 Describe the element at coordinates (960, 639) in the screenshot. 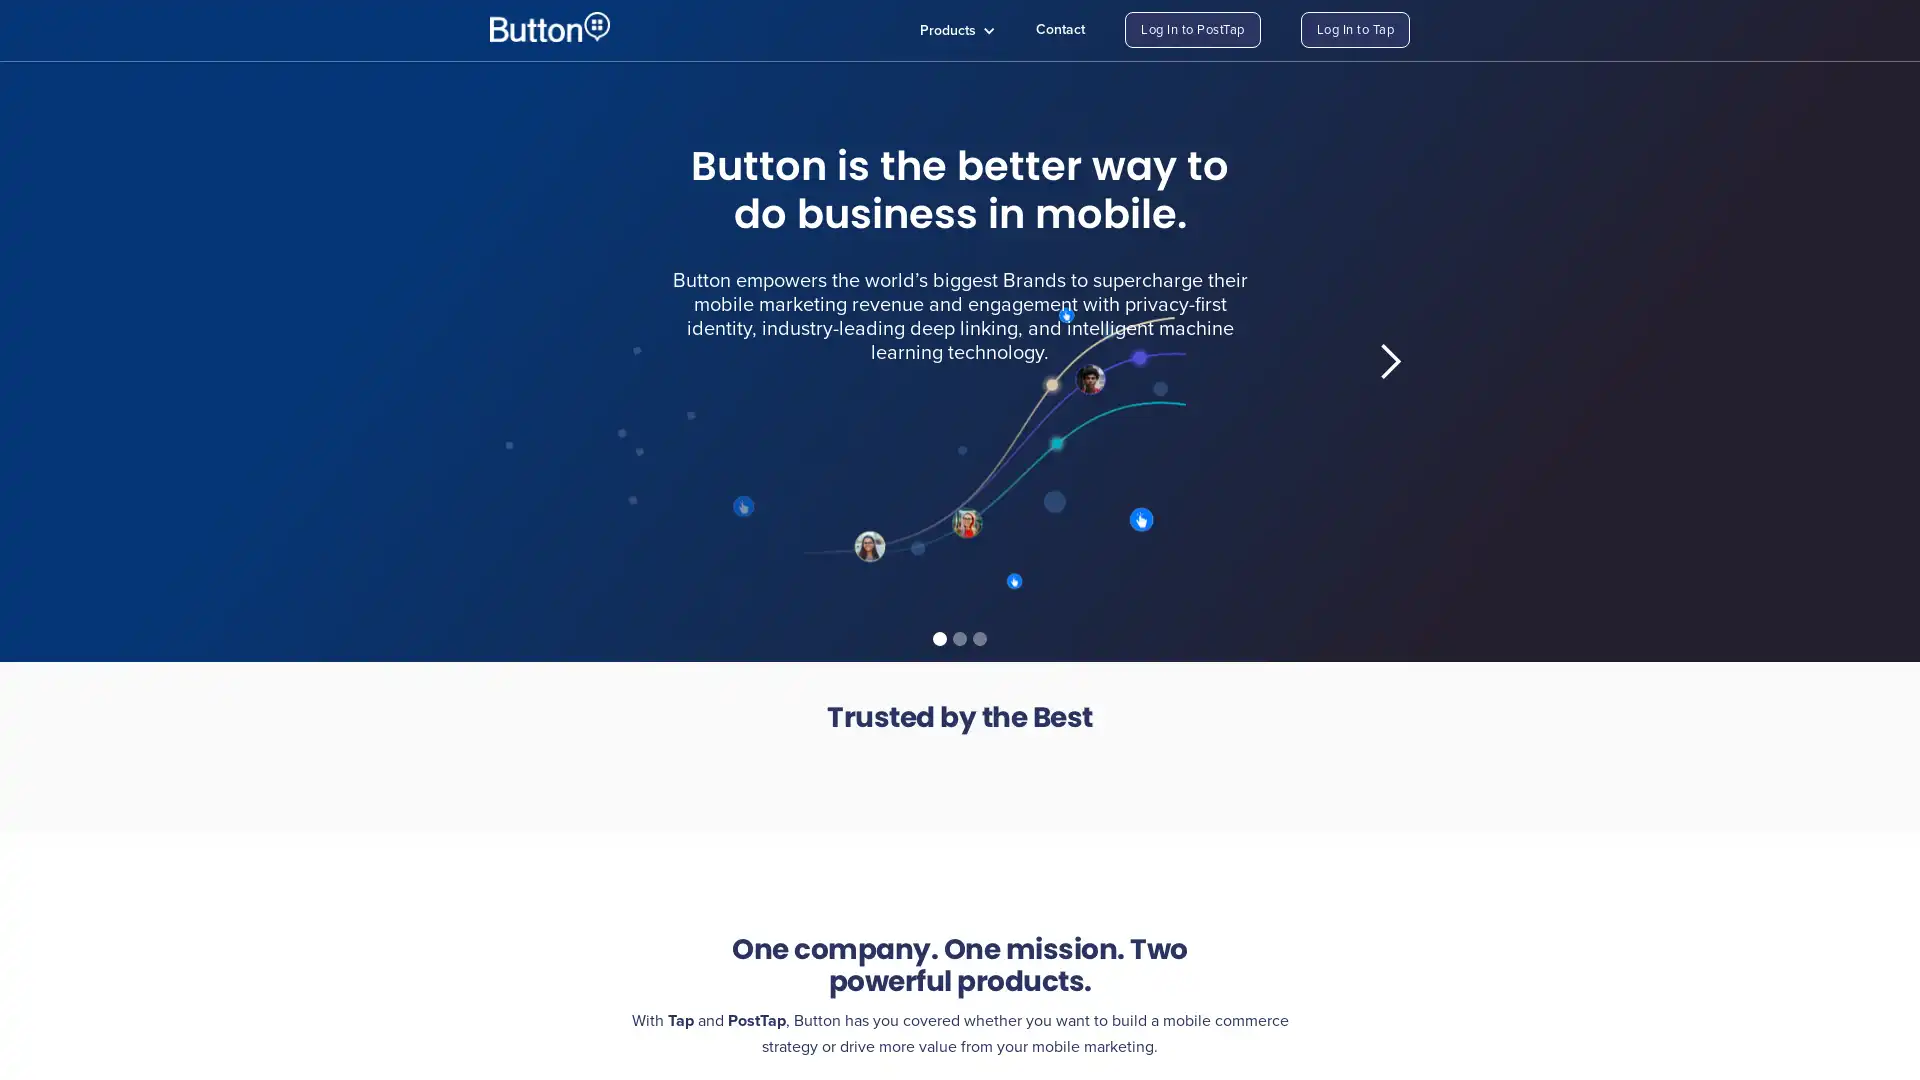

I see `Show slide 2 of 3` at that location.